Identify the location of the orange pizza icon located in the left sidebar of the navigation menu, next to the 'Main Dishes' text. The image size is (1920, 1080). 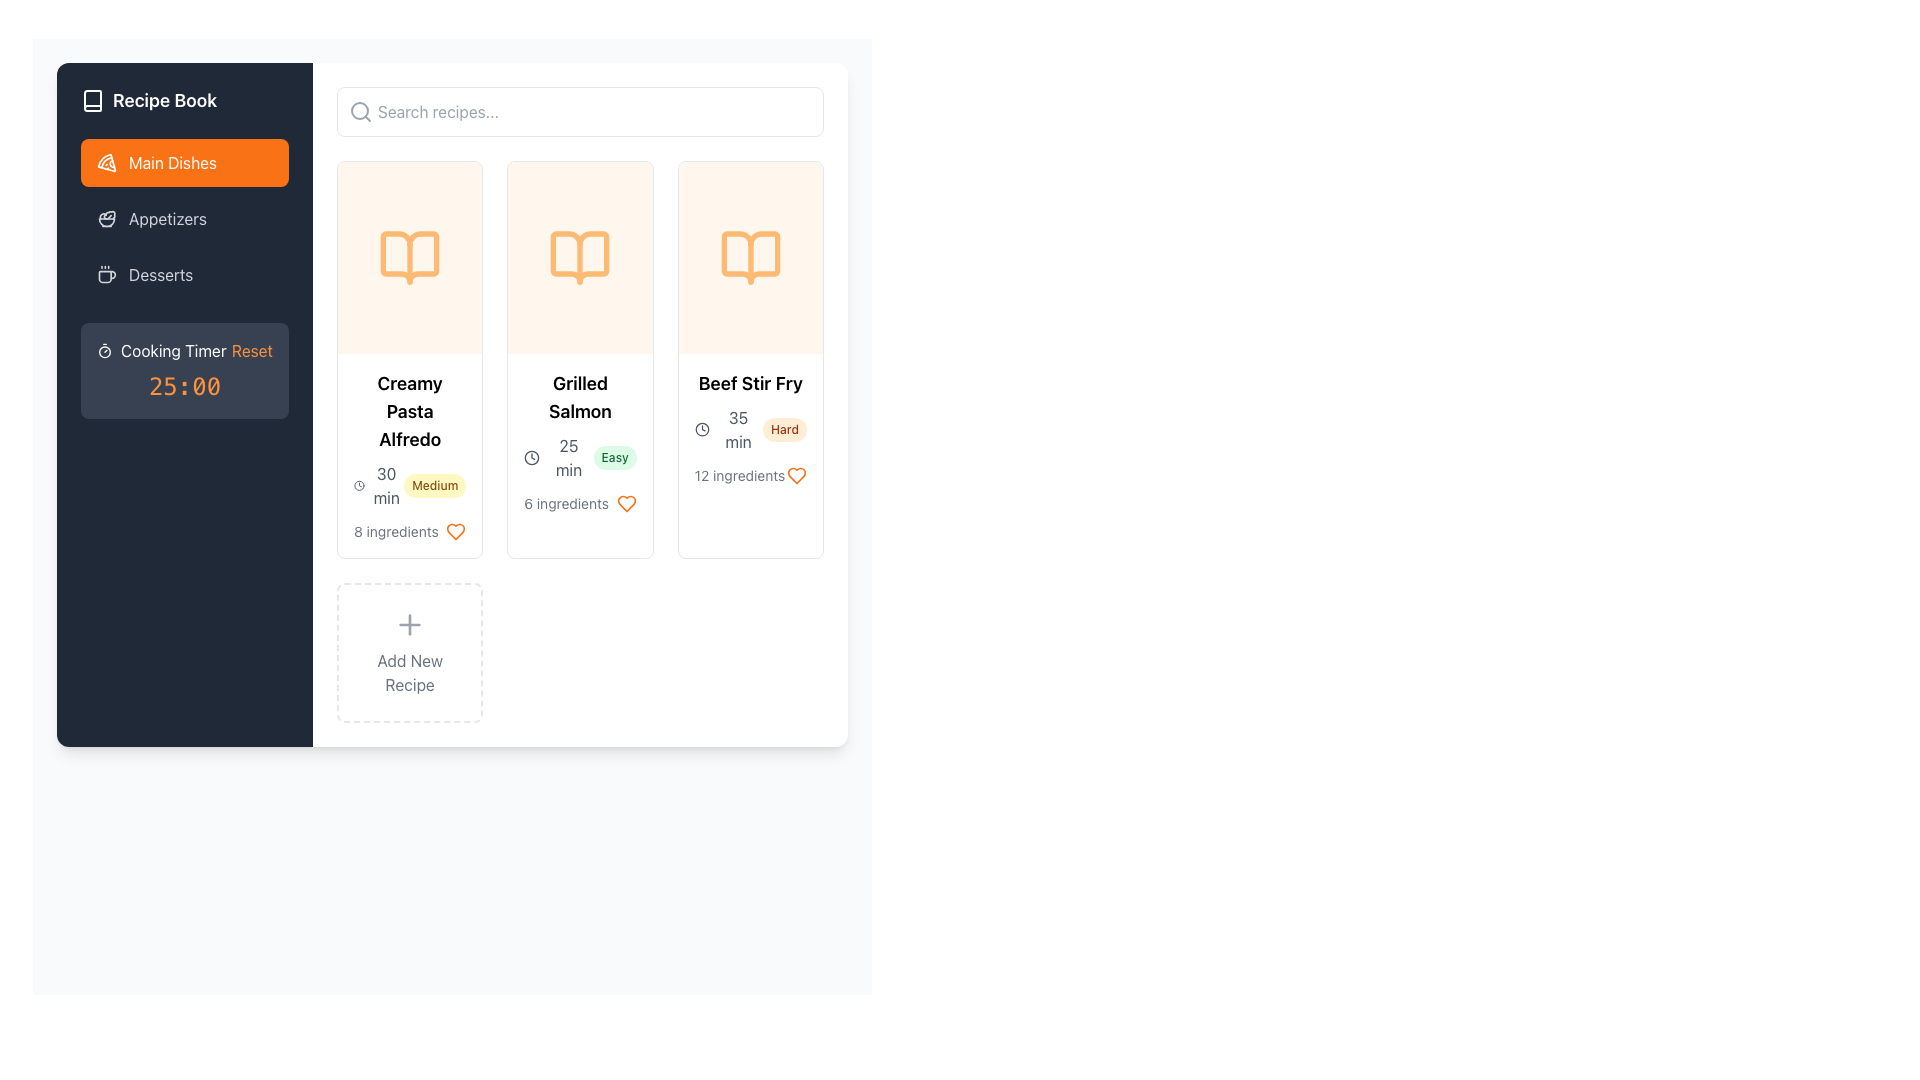
(105, 161).